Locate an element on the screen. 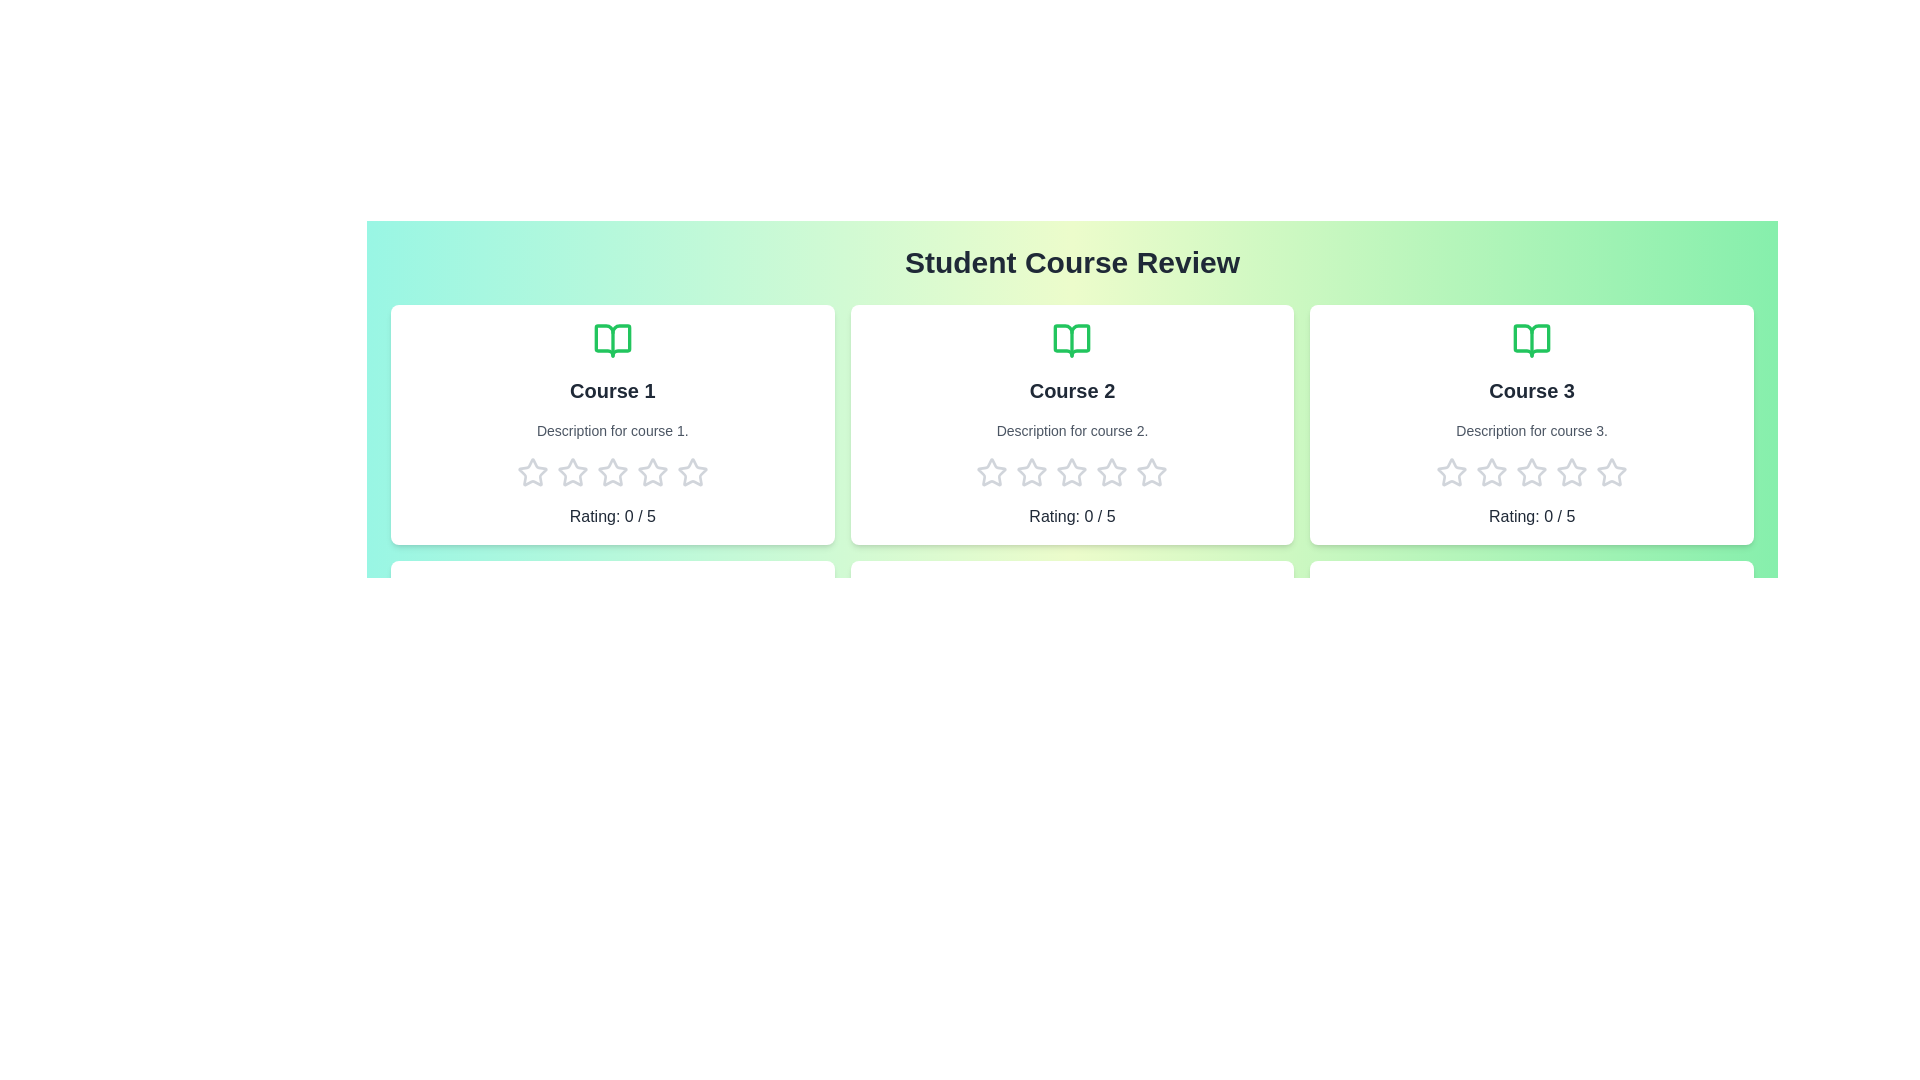 This screenshot has width=1920, height=1080. the rating of a course to 5 stars by clicking on the corresponding star is located at coordinates (691, 473).